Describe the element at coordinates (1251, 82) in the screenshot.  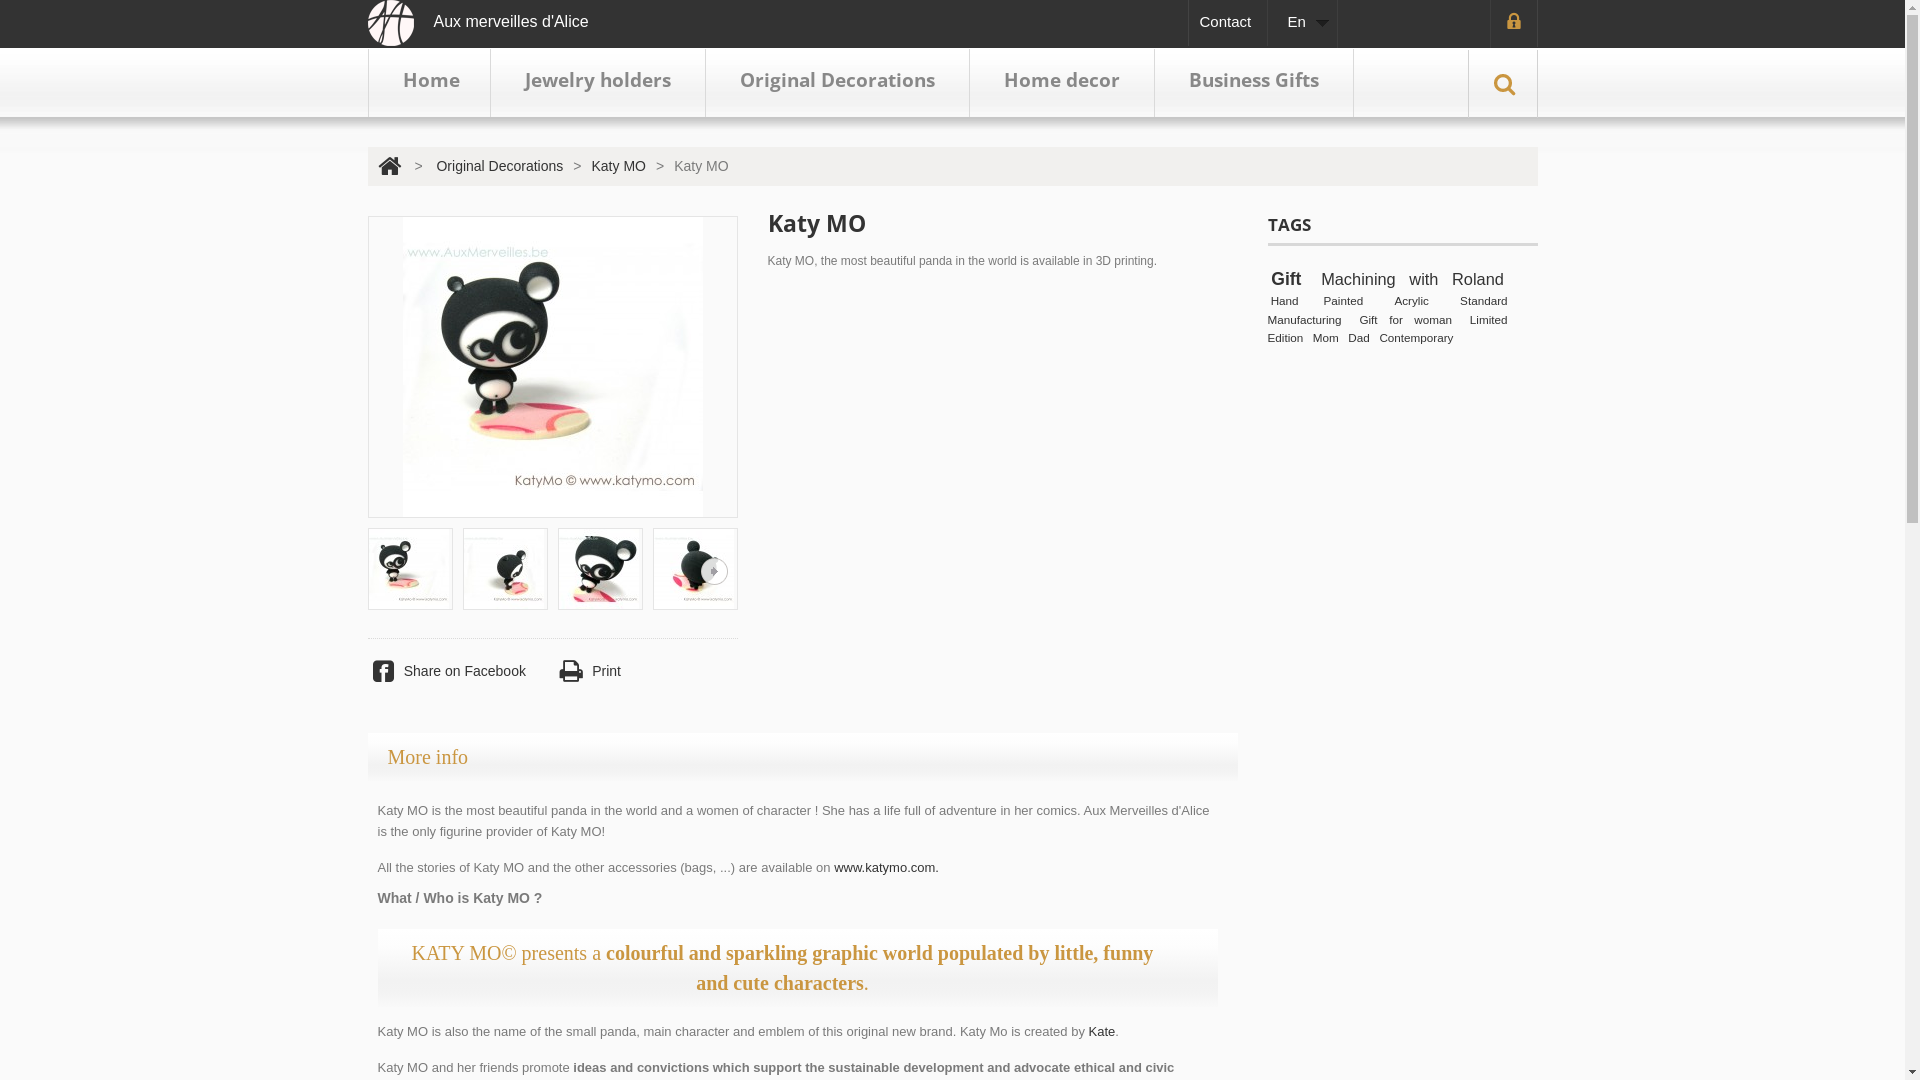
I see `'Business Gifts'` at that location.